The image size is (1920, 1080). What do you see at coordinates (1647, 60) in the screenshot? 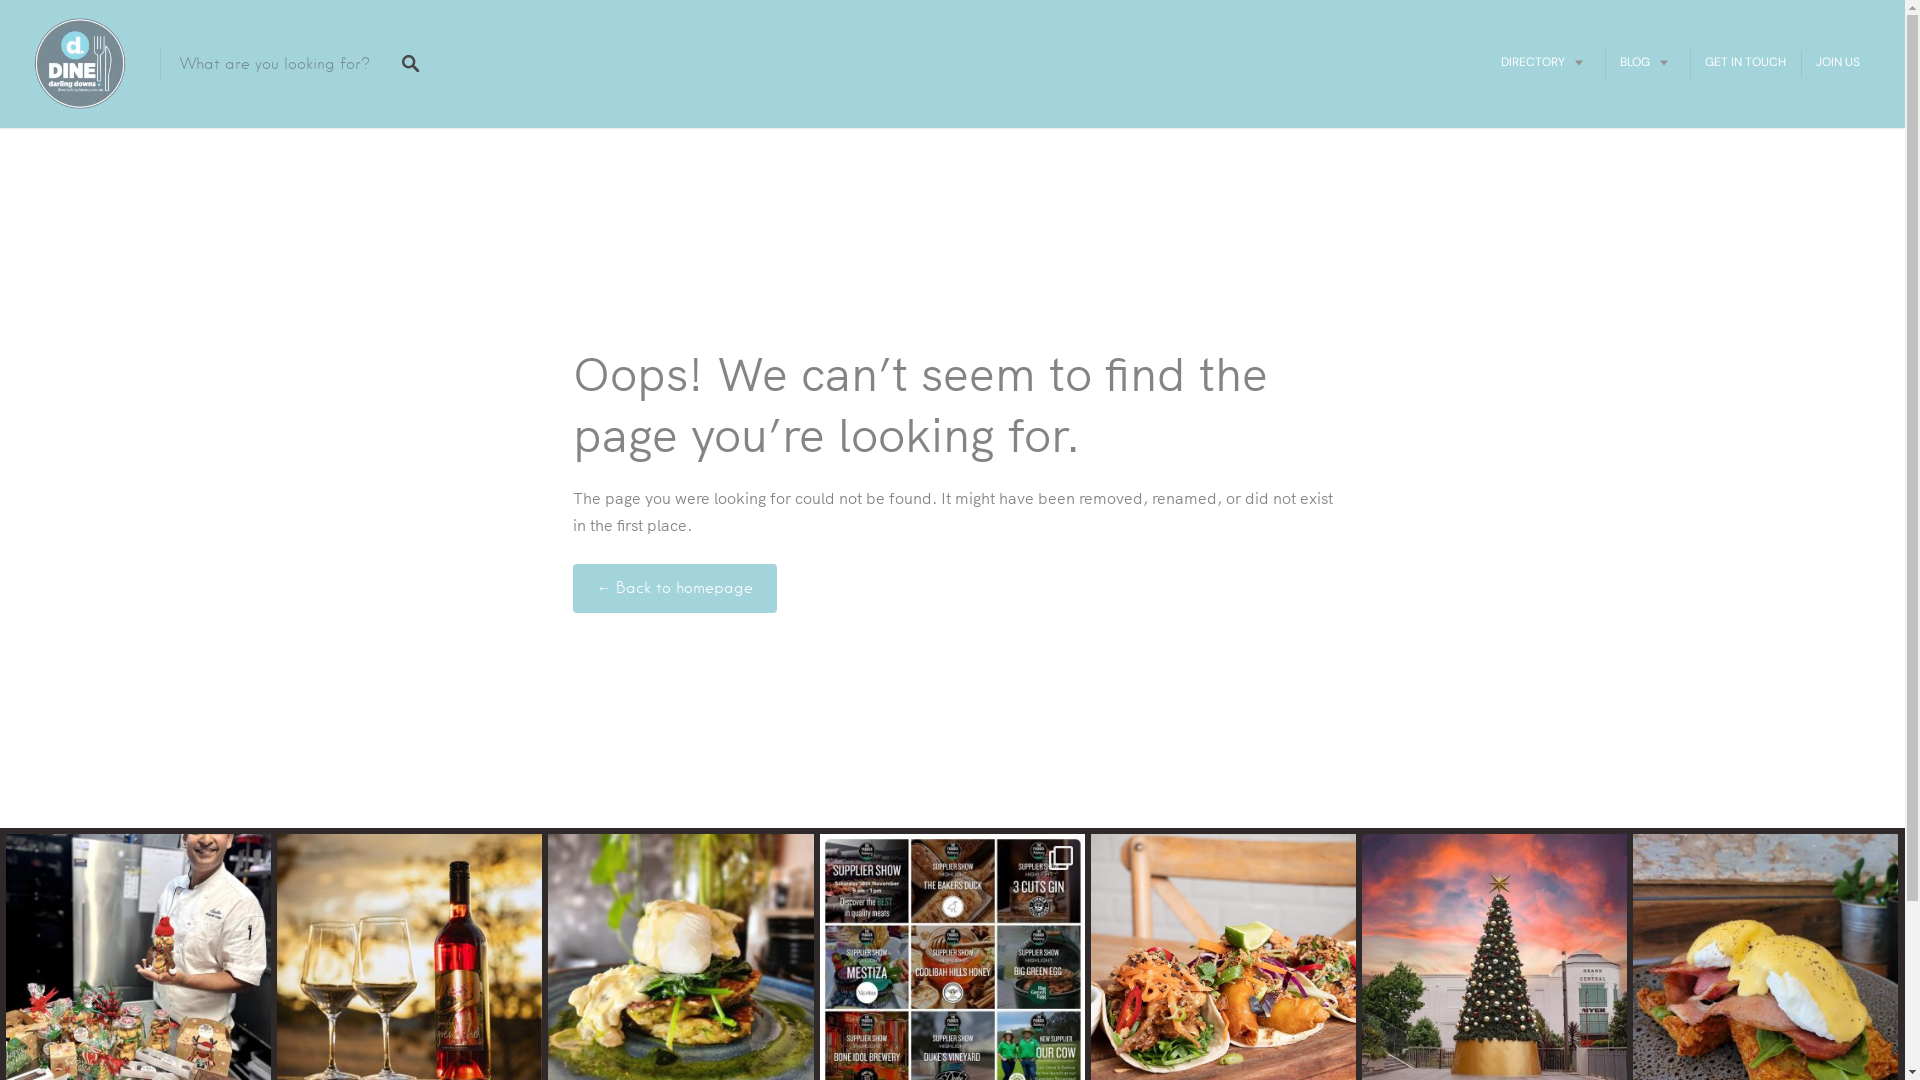
I see `'BLOG'` at bounding box center [1647, 60].